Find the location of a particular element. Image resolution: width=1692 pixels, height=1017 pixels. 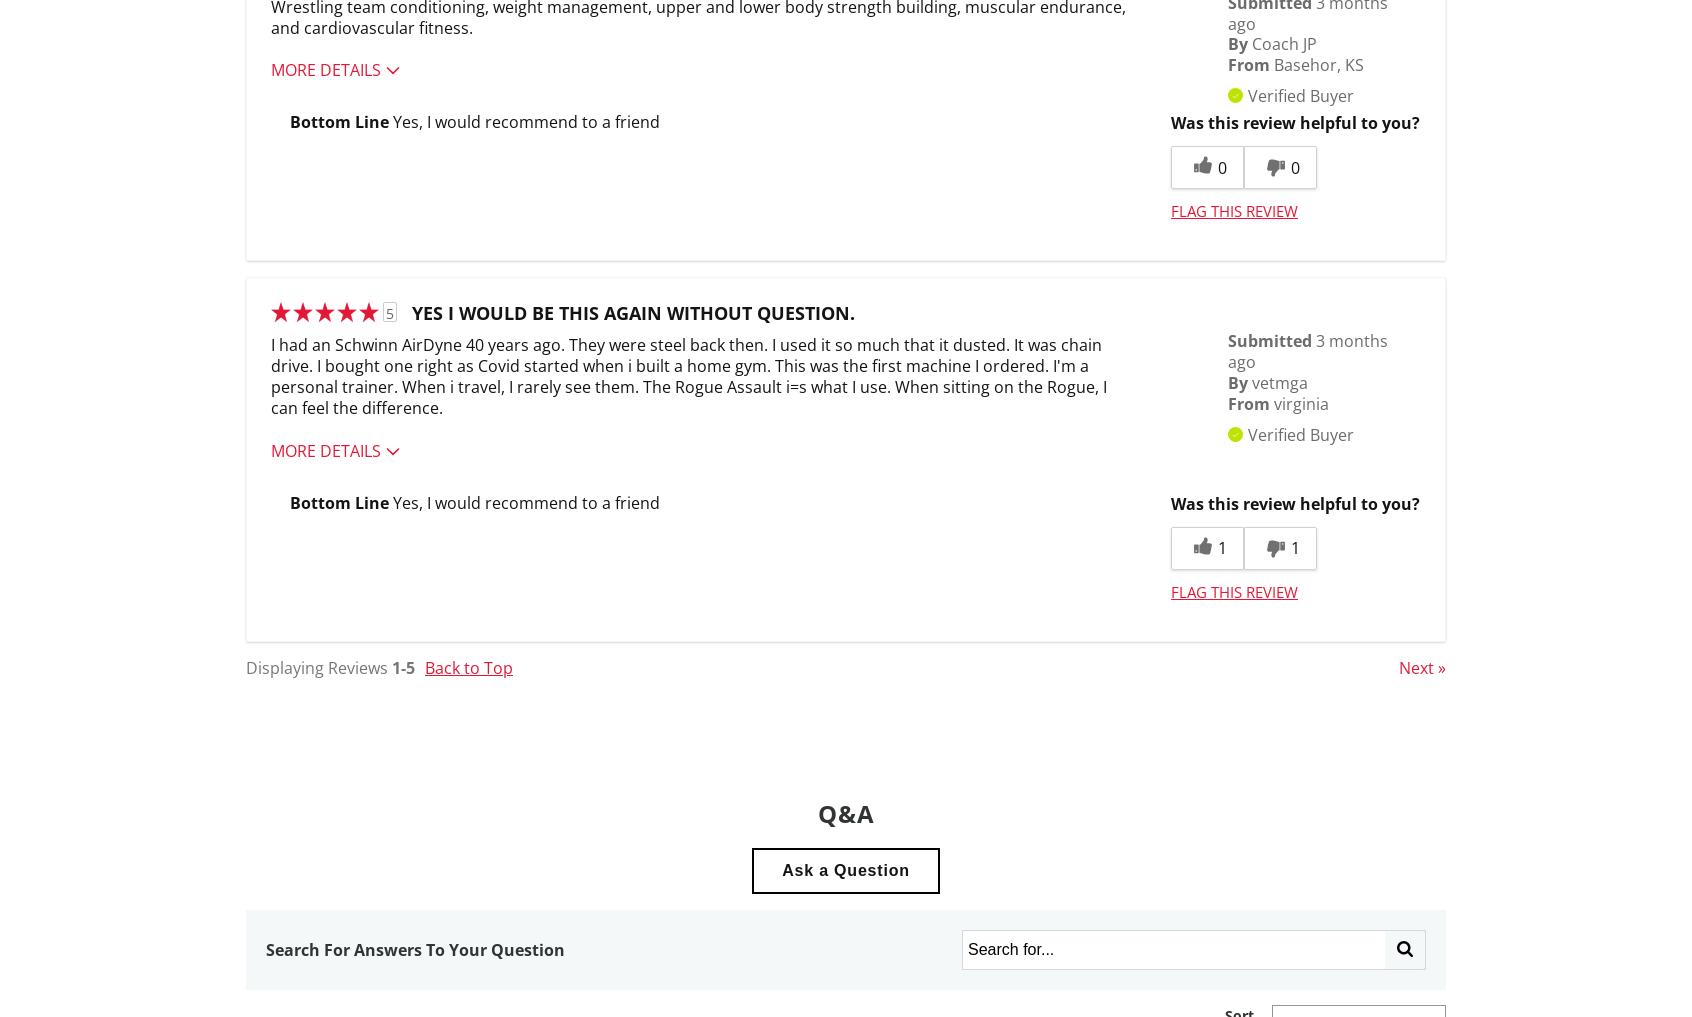

'Coach JP' is located at coordinates (1283, 43).